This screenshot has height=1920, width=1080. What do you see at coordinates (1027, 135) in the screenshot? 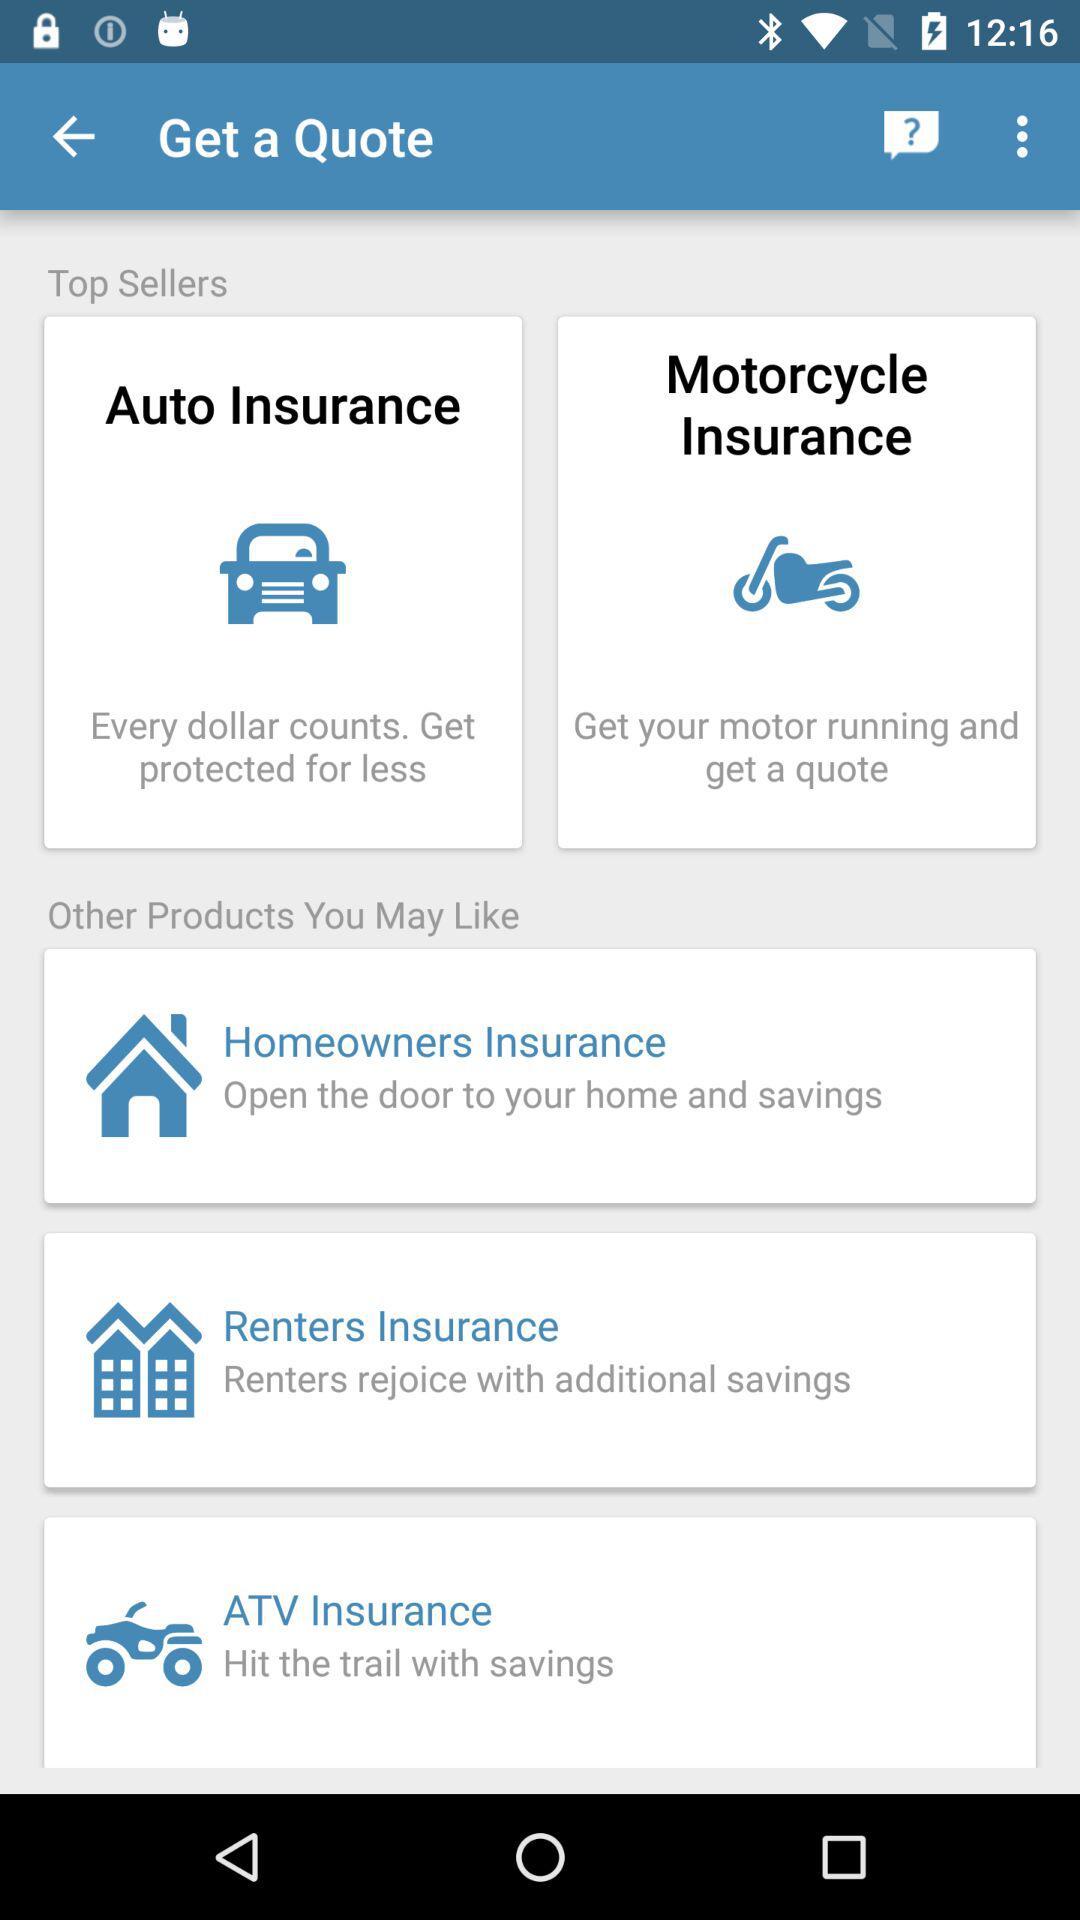
I see `item above the top sellers icon` at bounding box center [1027, 135].